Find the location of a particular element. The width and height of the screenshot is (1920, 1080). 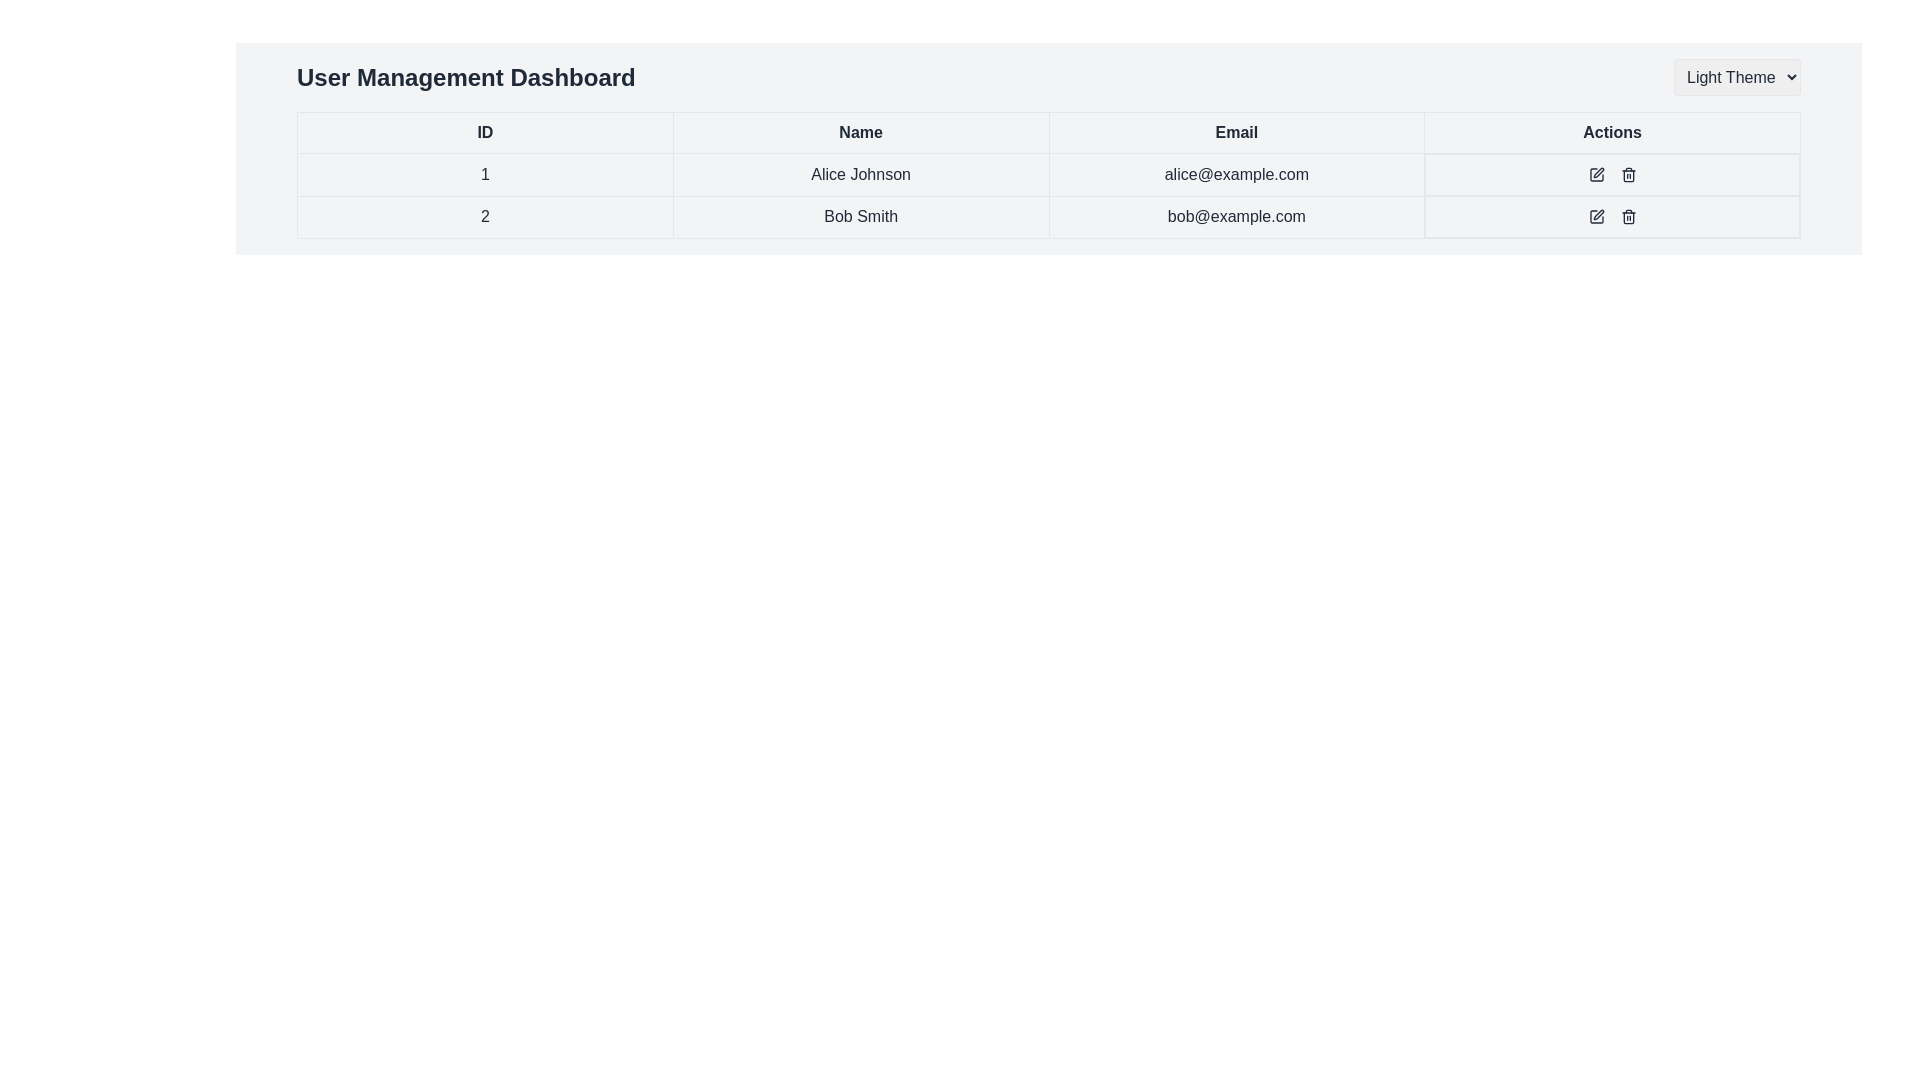

the delete icon button located in the 'Actions' column of the second row of the user table is located at coordinates (1627, 216).